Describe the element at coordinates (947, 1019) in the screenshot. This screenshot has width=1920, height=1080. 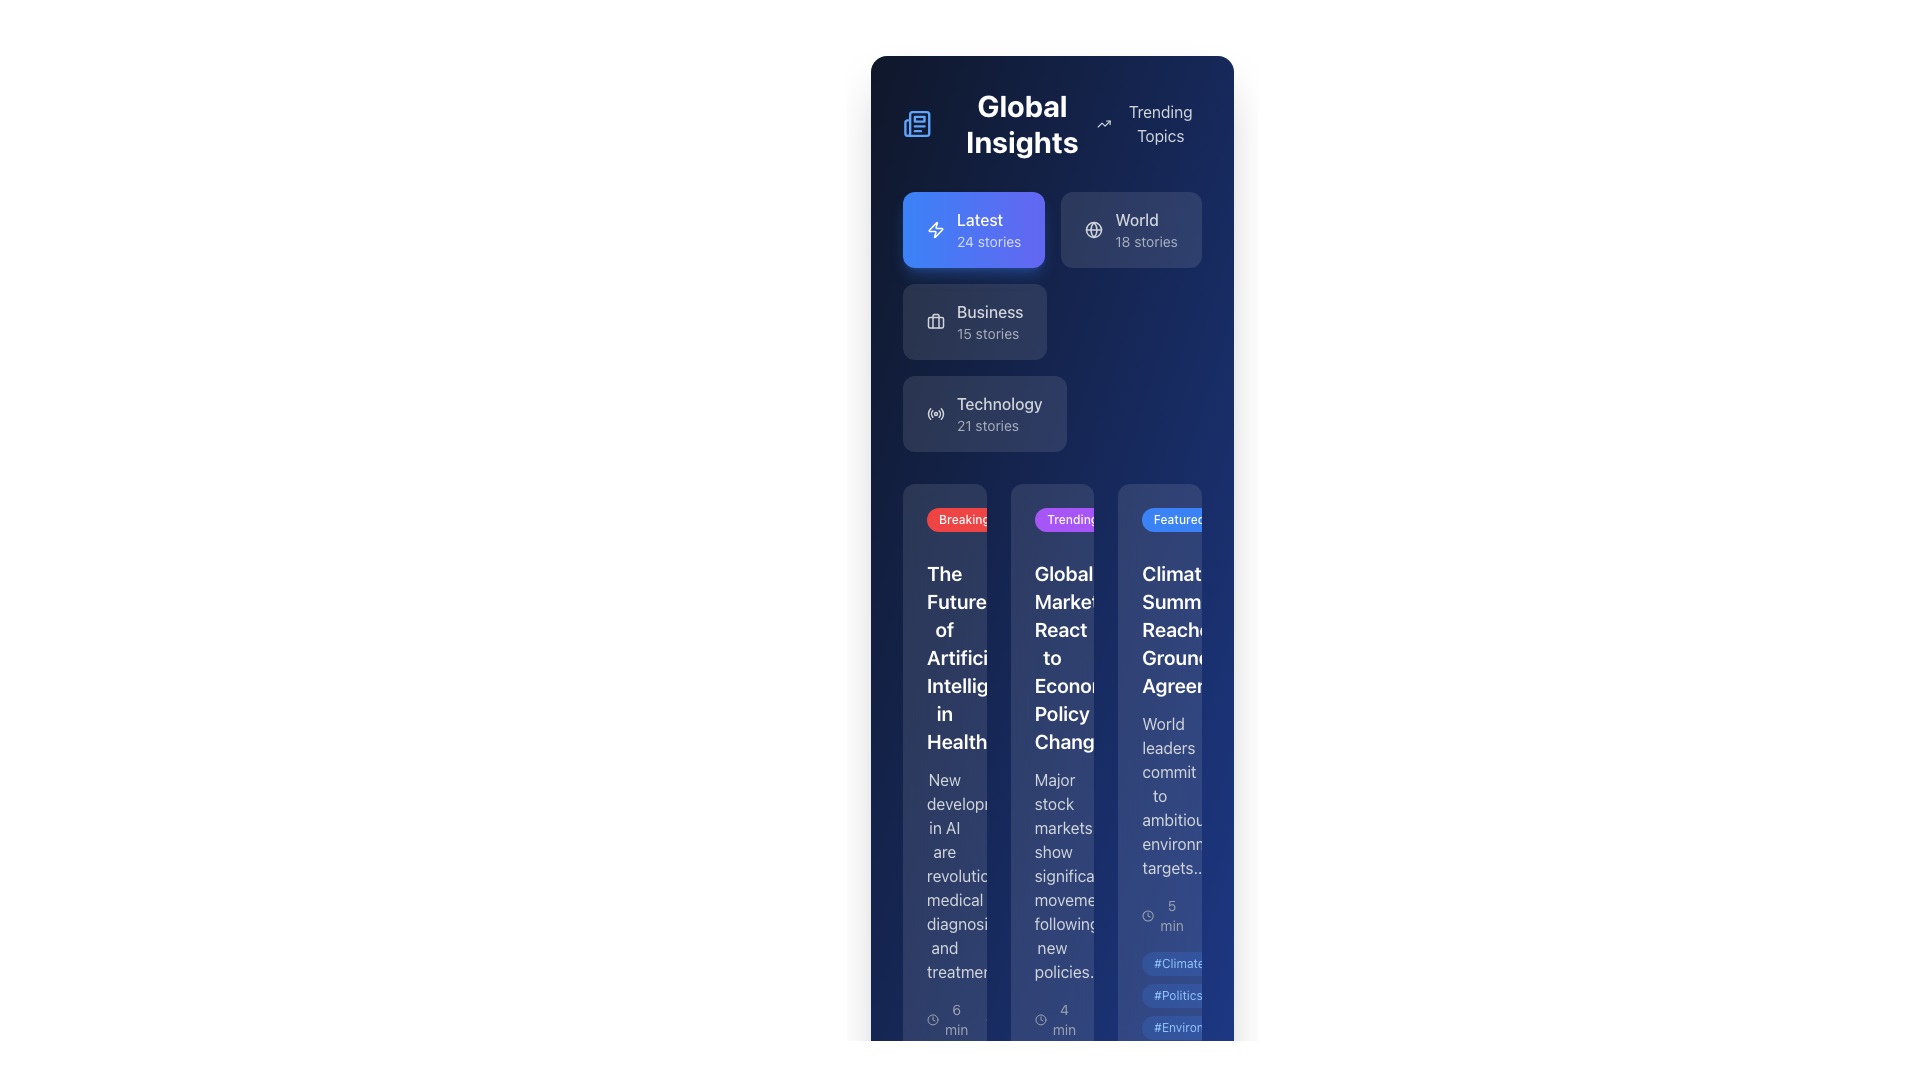
I see `the content of the Label with a clock icon displaying '6 min', located in the bottom-left corner of the first column of vertically stacked content blocks` at that location.